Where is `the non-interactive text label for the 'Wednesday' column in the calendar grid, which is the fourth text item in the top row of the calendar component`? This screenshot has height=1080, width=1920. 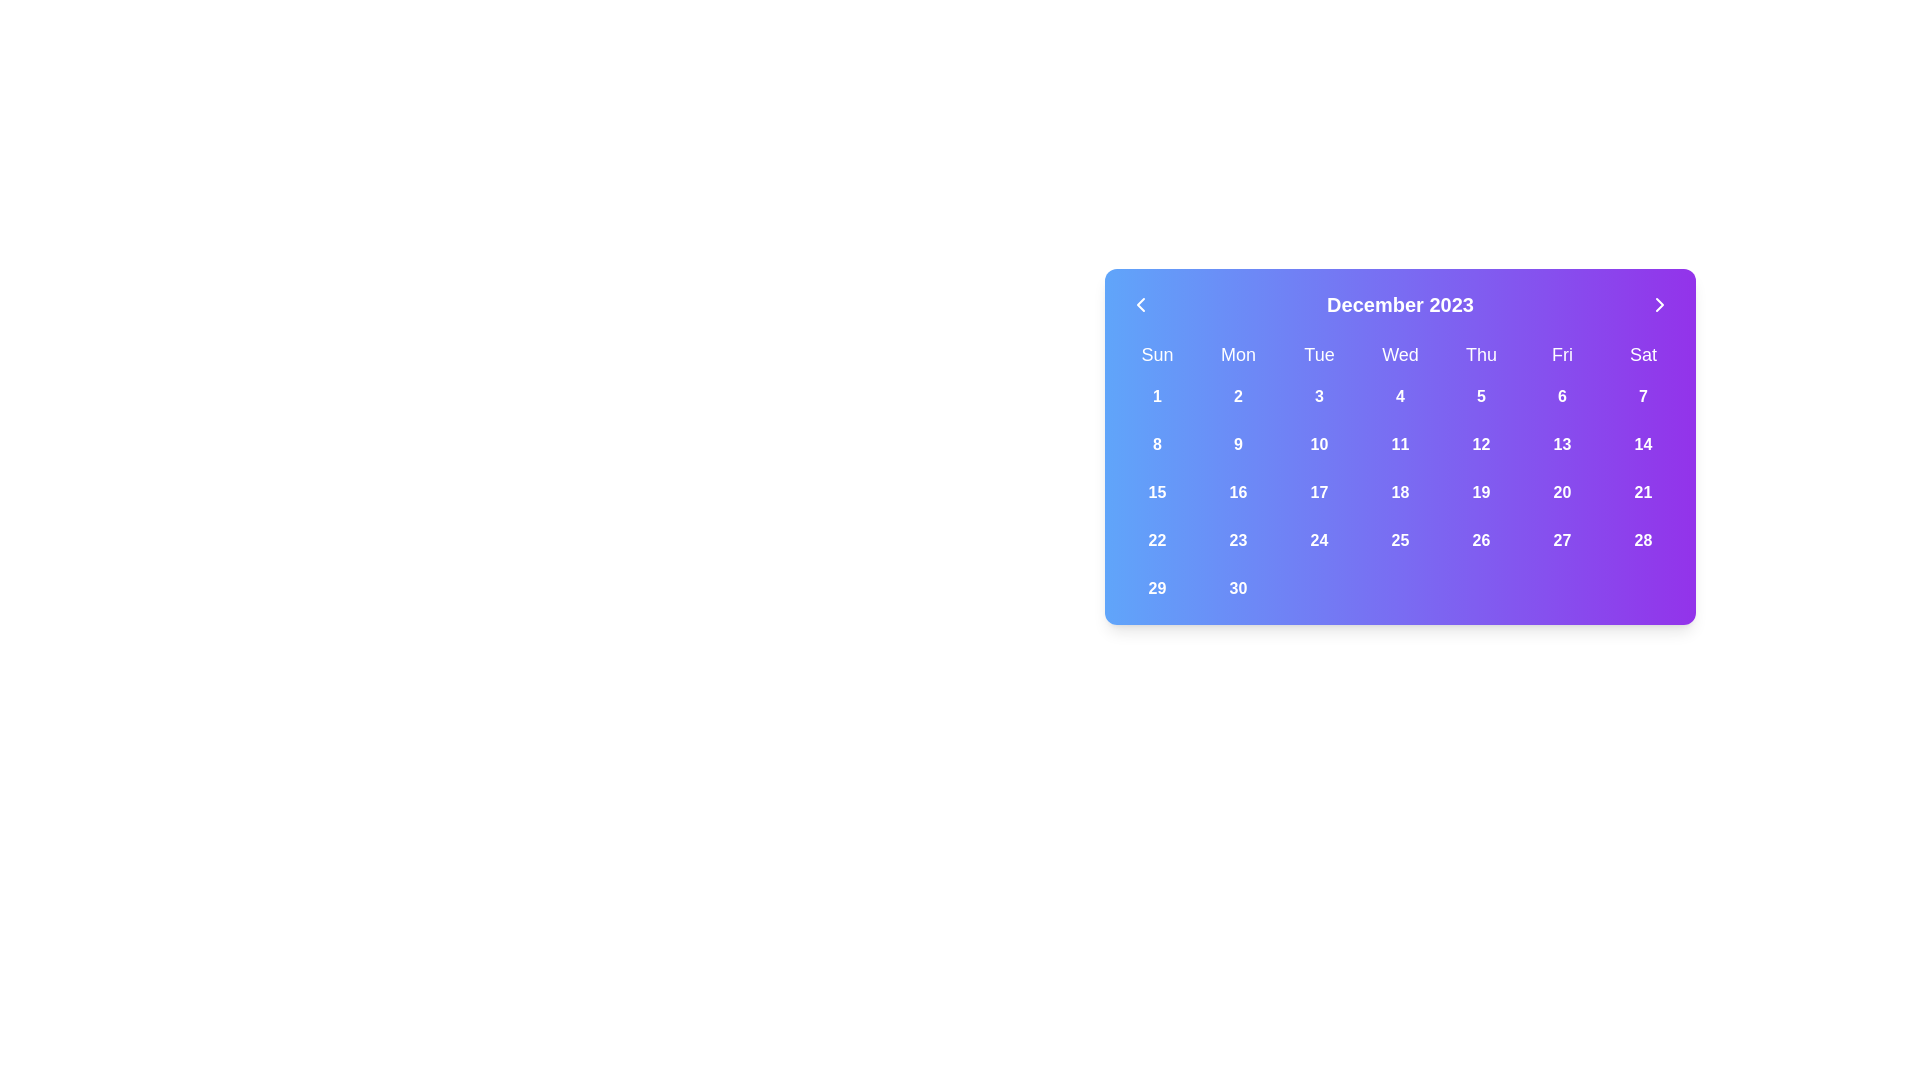
the non-interactive text label for the 'Wednesday' column in the calendar grid, which is the fourth text item in the top row of the calendar component is located at coordinates (1399, 353).